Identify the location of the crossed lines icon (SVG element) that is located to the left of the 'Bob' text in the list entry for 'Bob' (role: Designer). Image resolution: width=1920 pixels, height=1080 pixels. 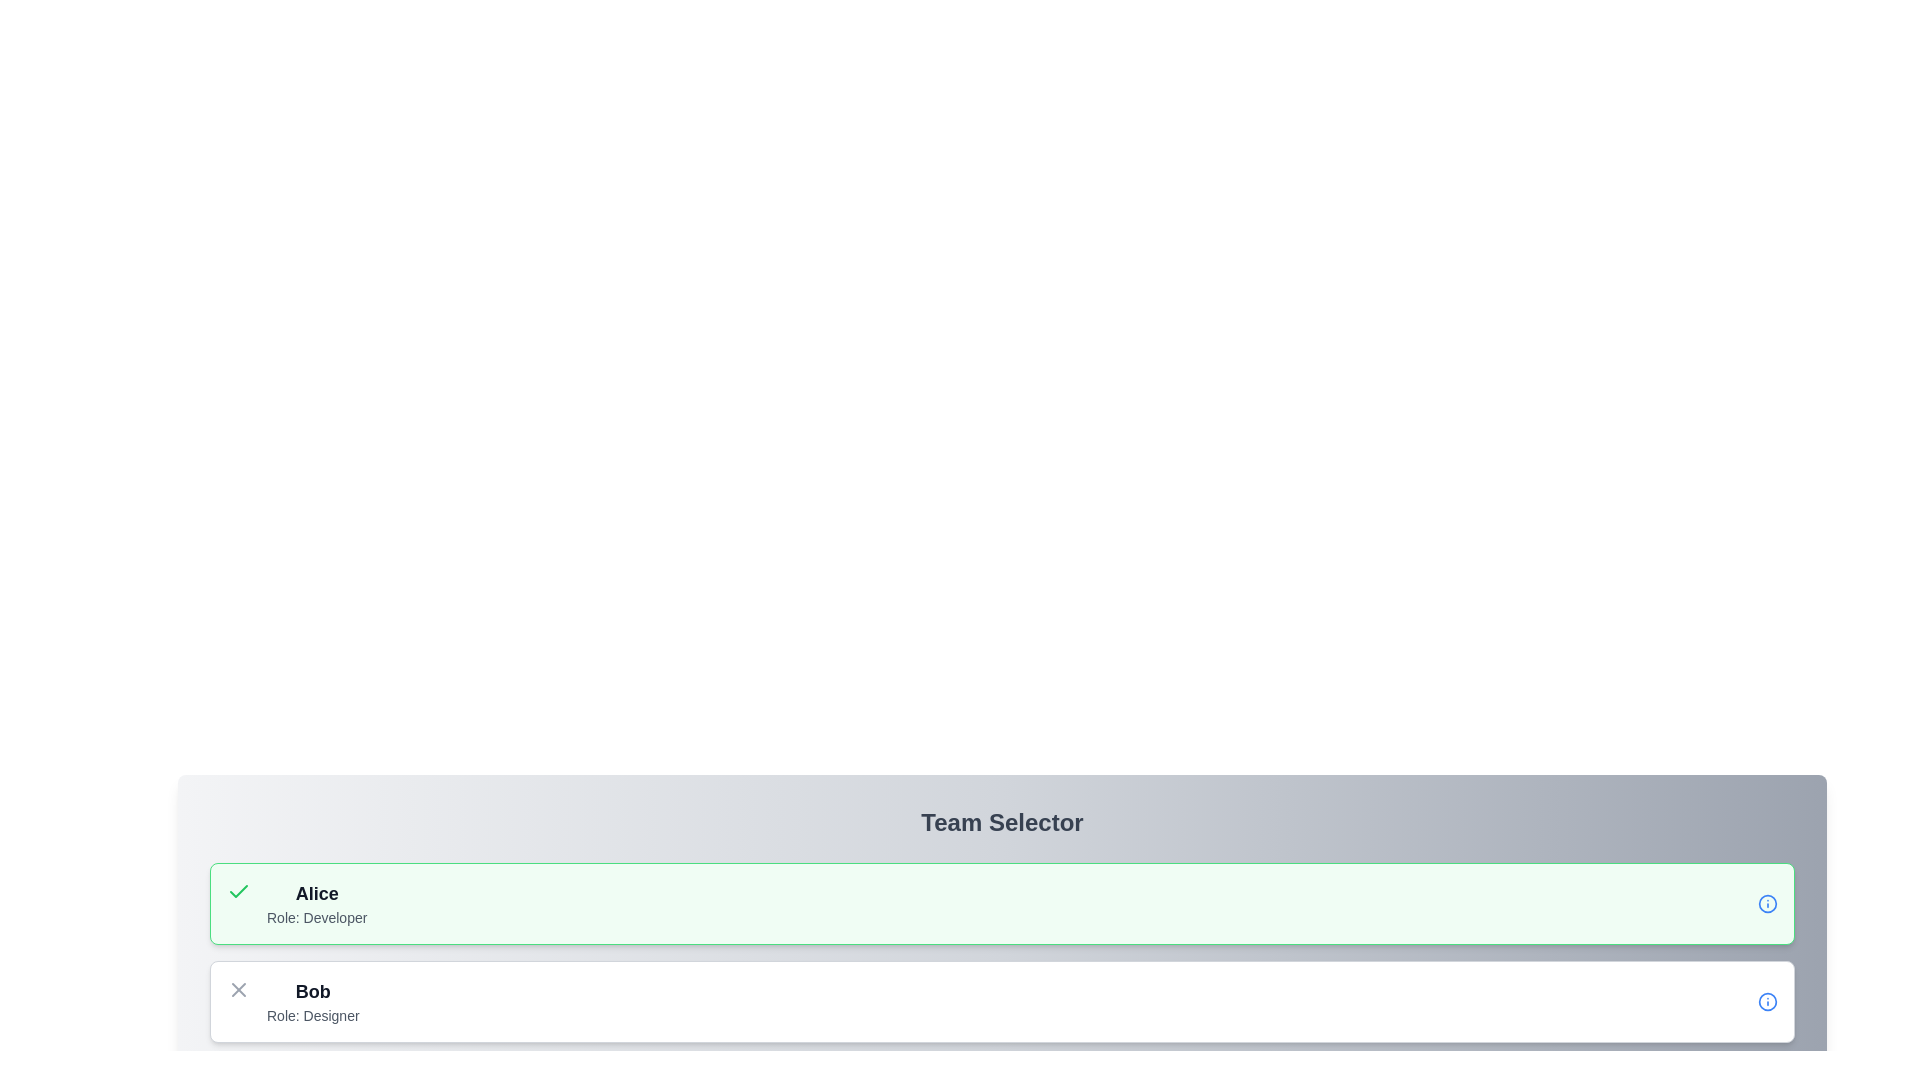
(239, 990).